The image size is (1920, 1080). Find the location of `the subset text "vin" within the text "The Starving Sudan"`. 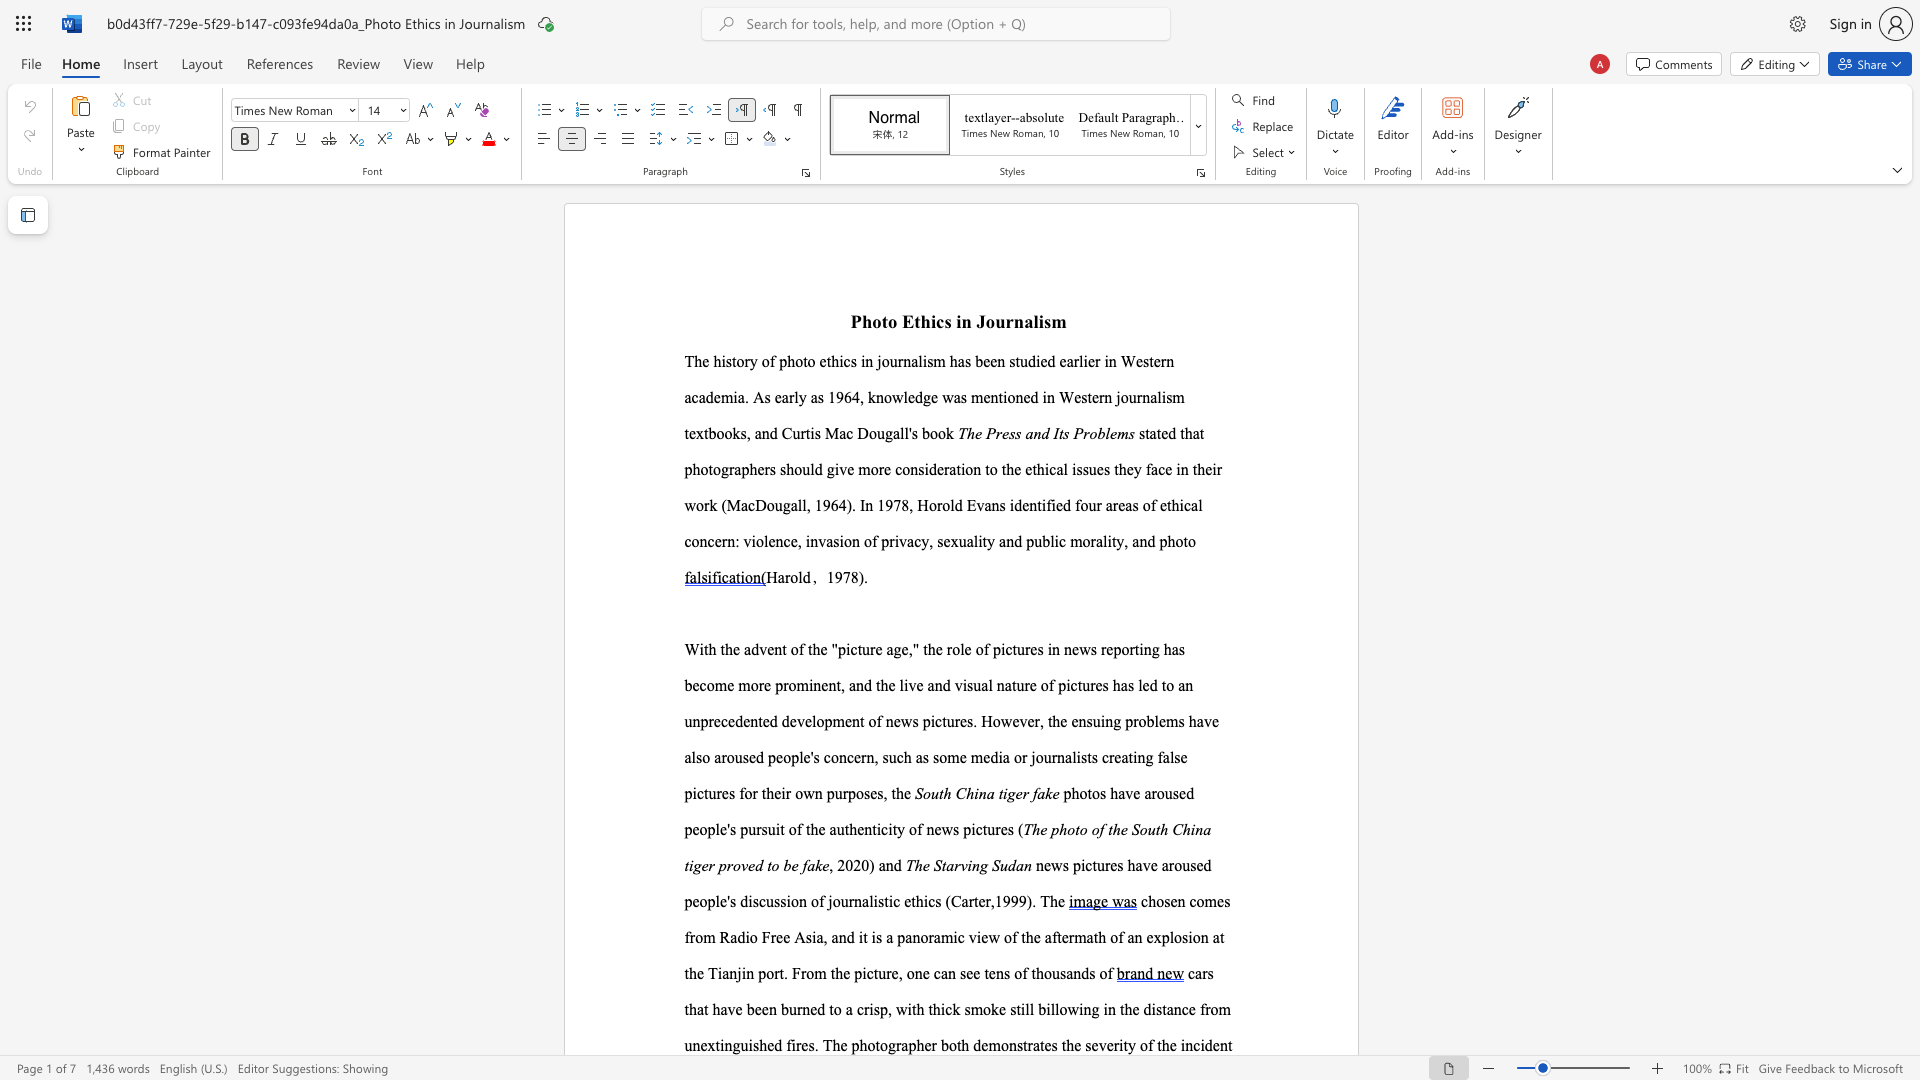

the subset text "vin" within the text "The Starving Sudan" is located at coordinates (960, 864).